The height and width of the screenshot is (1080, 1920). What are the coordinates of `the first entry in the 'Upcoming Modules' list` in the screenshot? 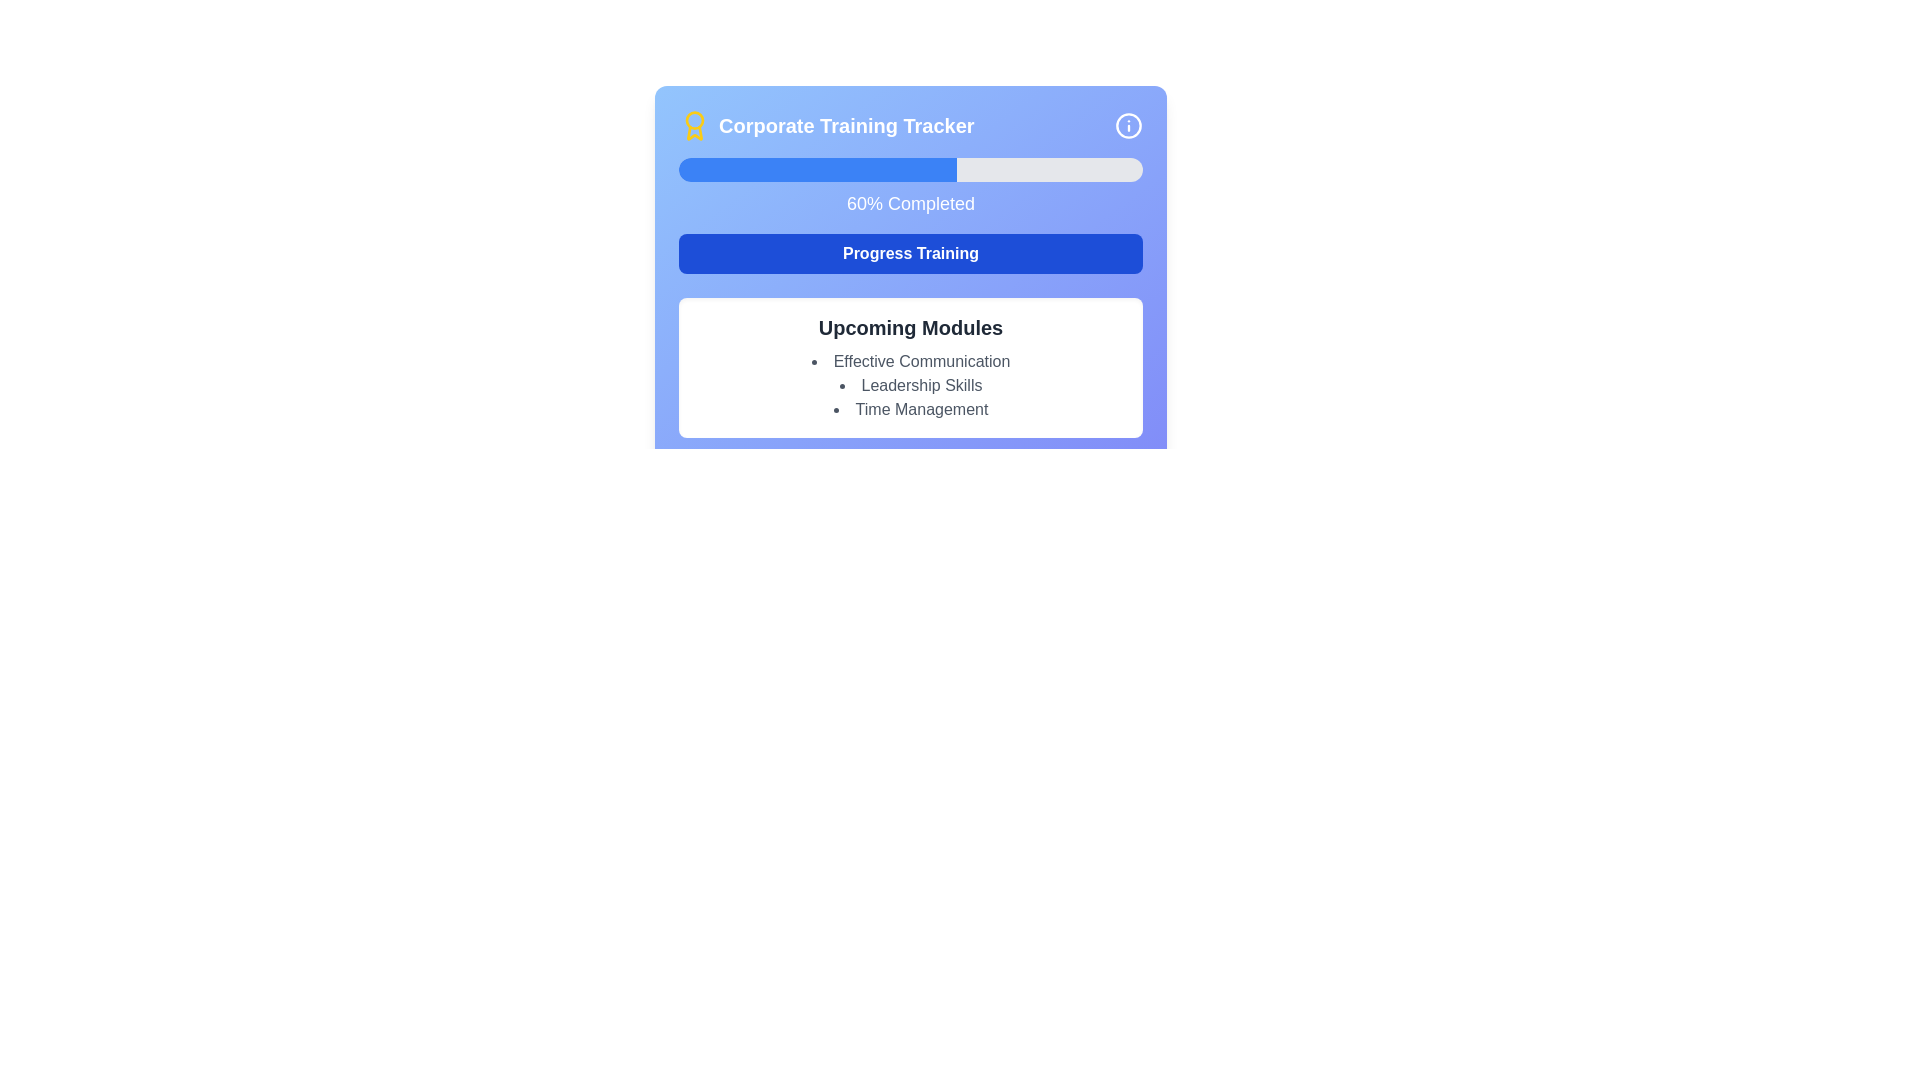 It's located at (910, 362).